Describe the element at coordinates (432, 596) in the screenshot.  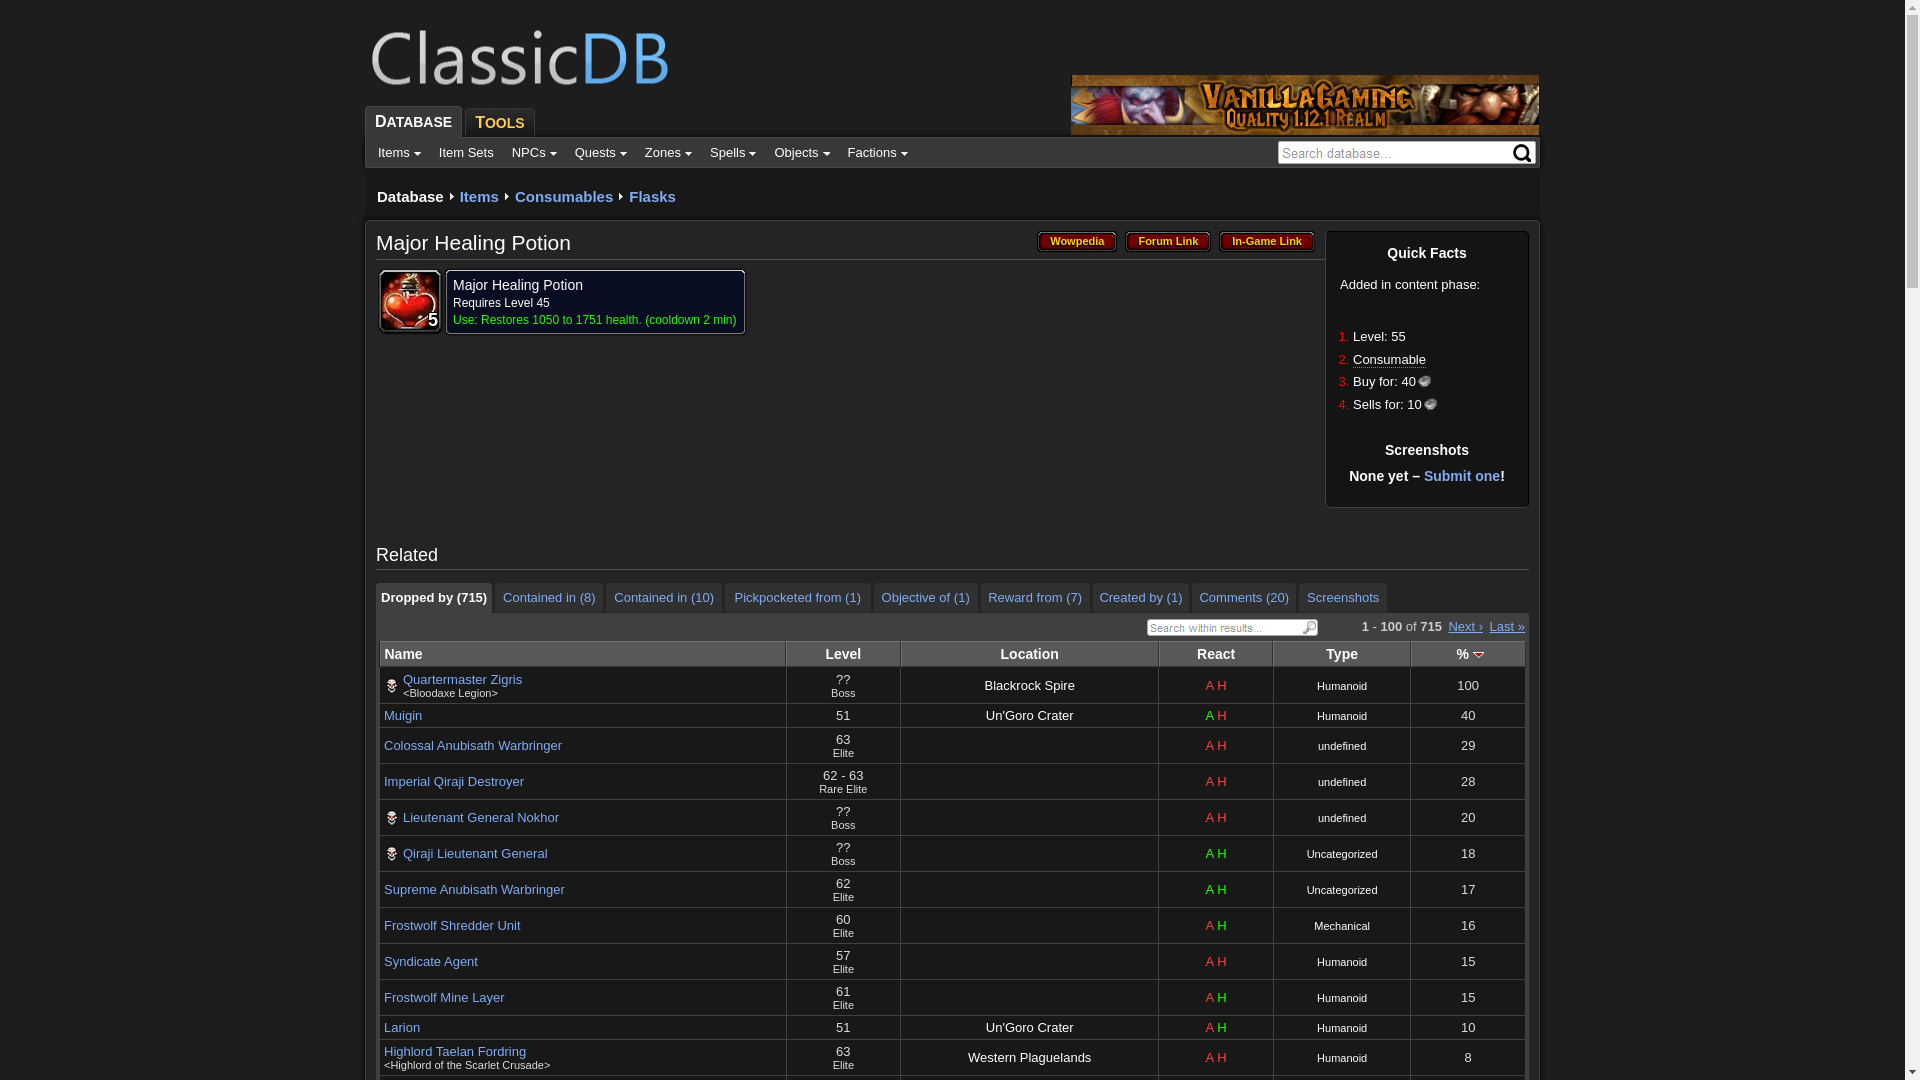
I see `'Dropped by (715)'` at that location.